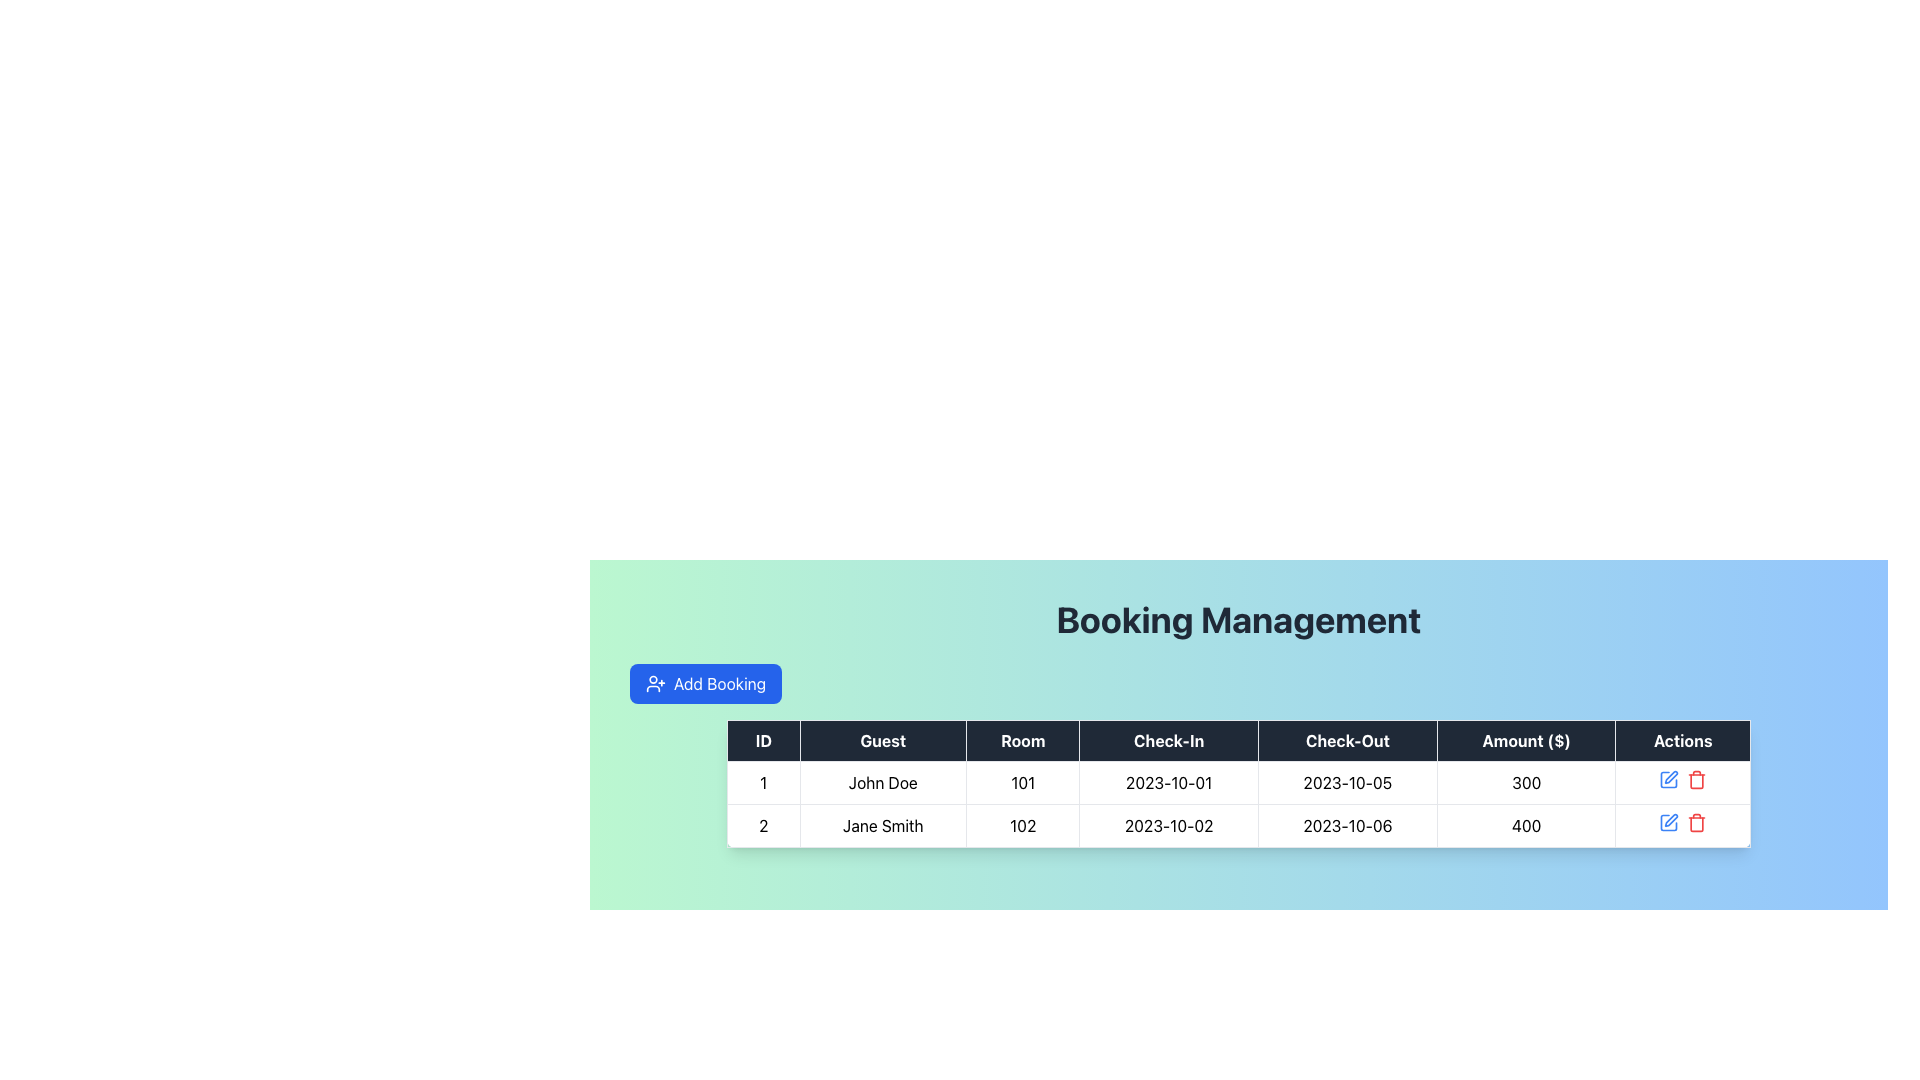  I want to click on the static text label displaying 'Jane Smith' in the second row of the table under the 'Guest' column in the 'Booking Management' section, so click(882, 825).